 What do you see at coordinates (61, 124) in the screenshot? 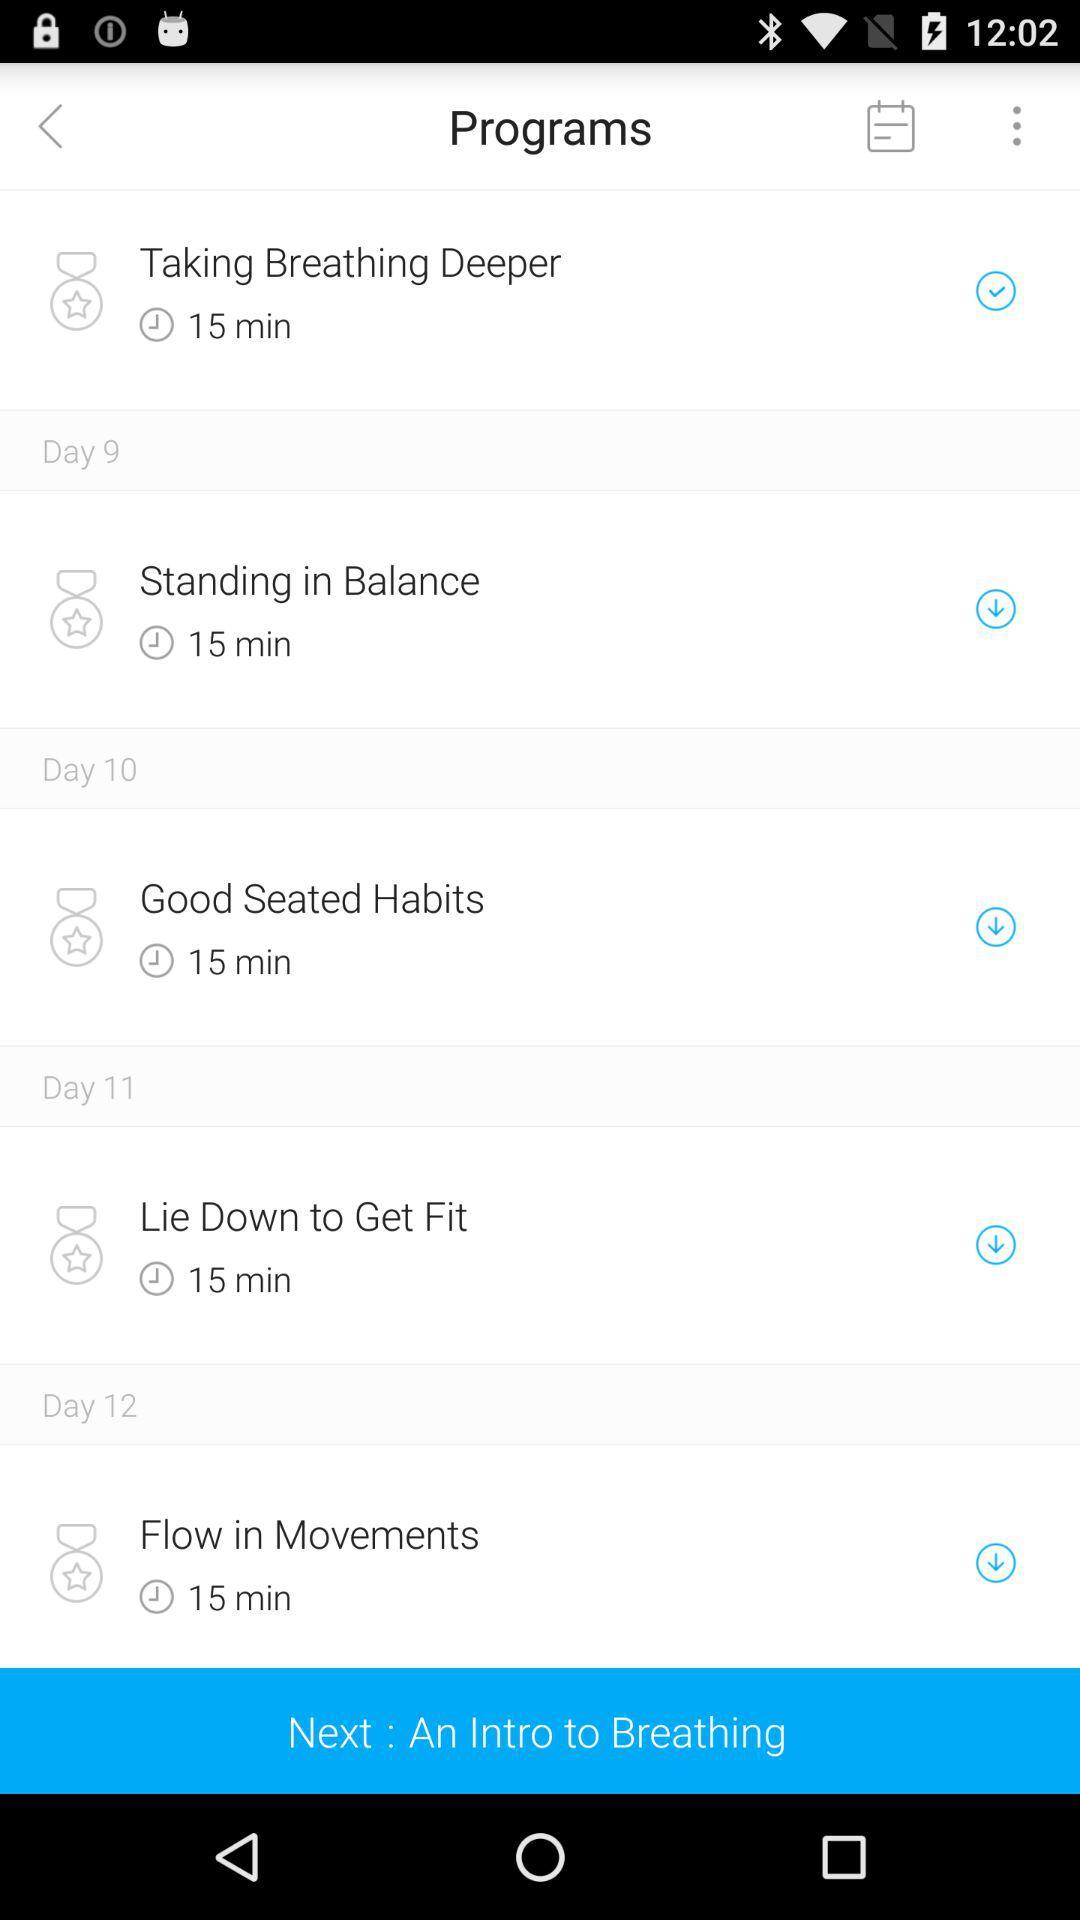
I see `the item next to programs icon` at bounding box center [61, 124].